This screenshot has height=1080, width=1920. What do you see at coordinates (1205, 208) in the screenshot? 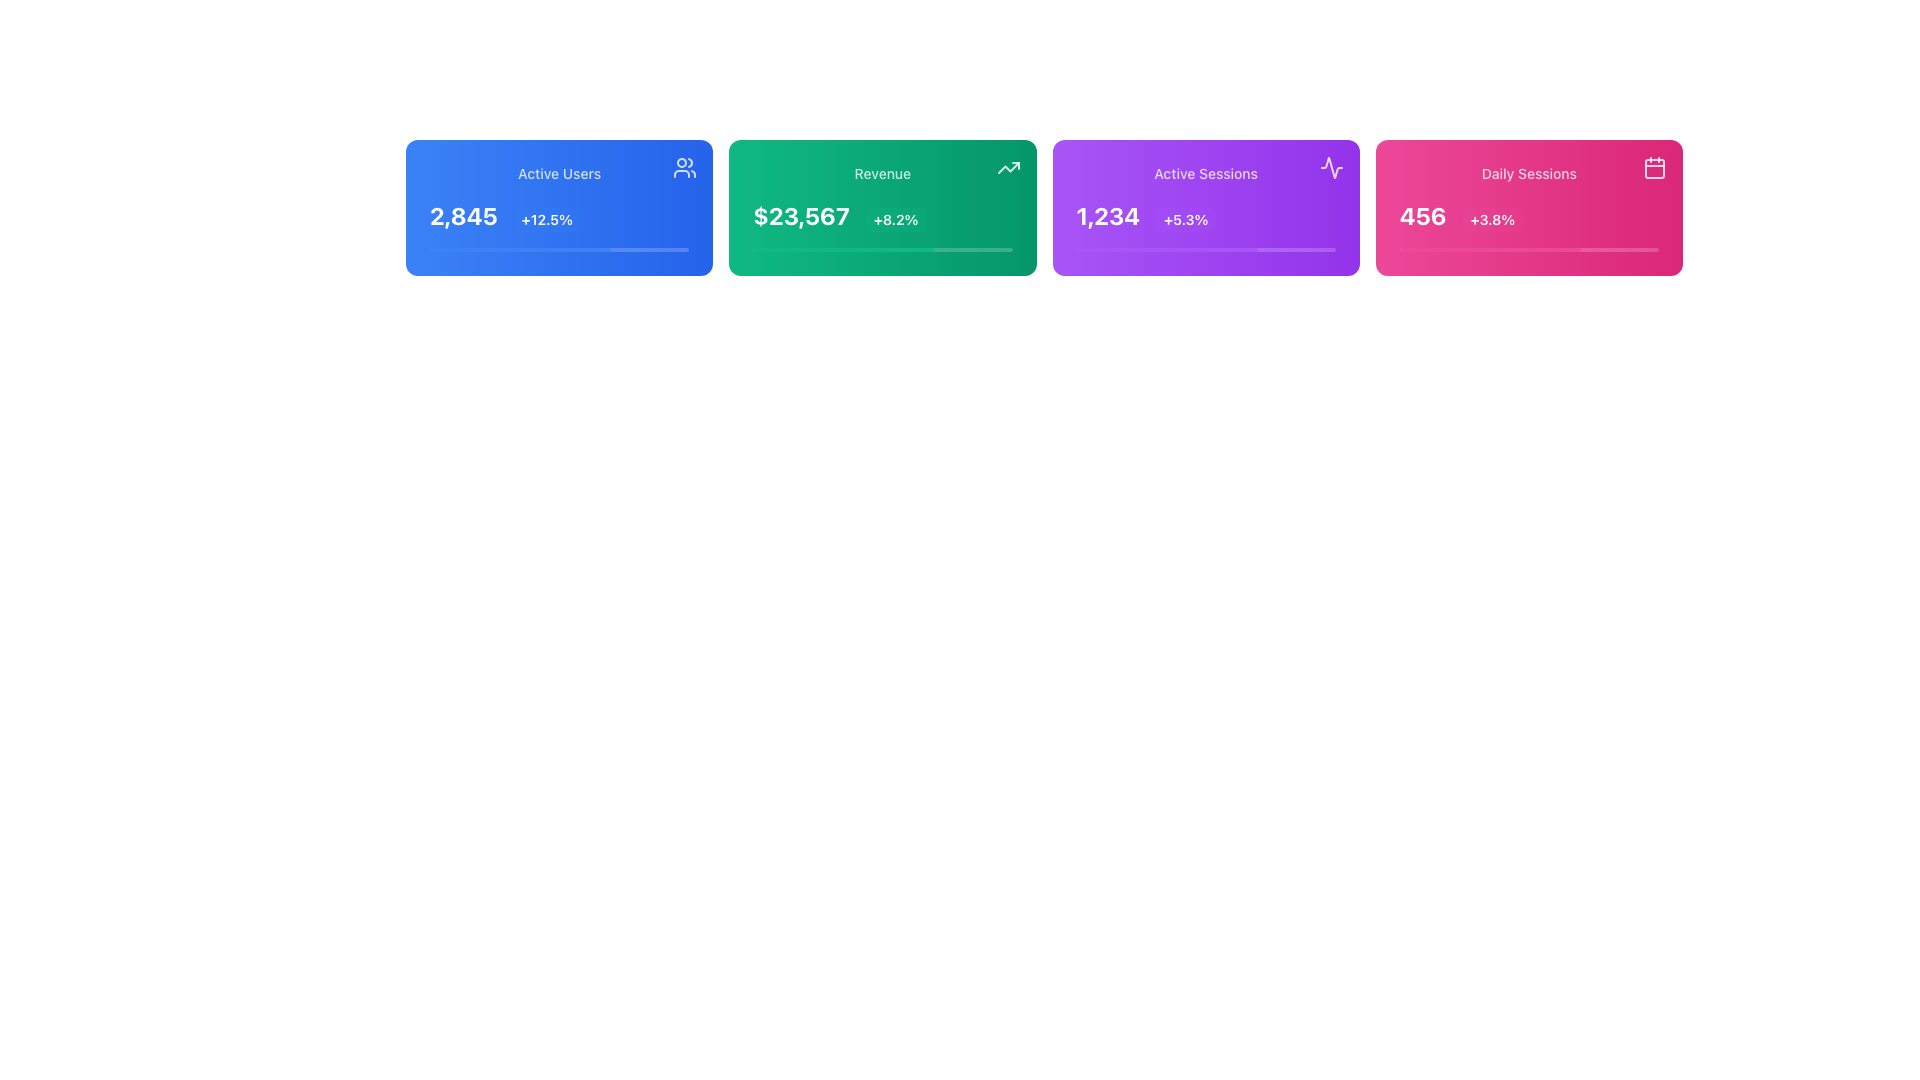
I see `the textual display element that shows the current active session count and percentage change, located within the purple card labeled 'Active Sessions', positioned below the label and adjacent to the numerical value '1,234'` at bounding box center [1205, 208].